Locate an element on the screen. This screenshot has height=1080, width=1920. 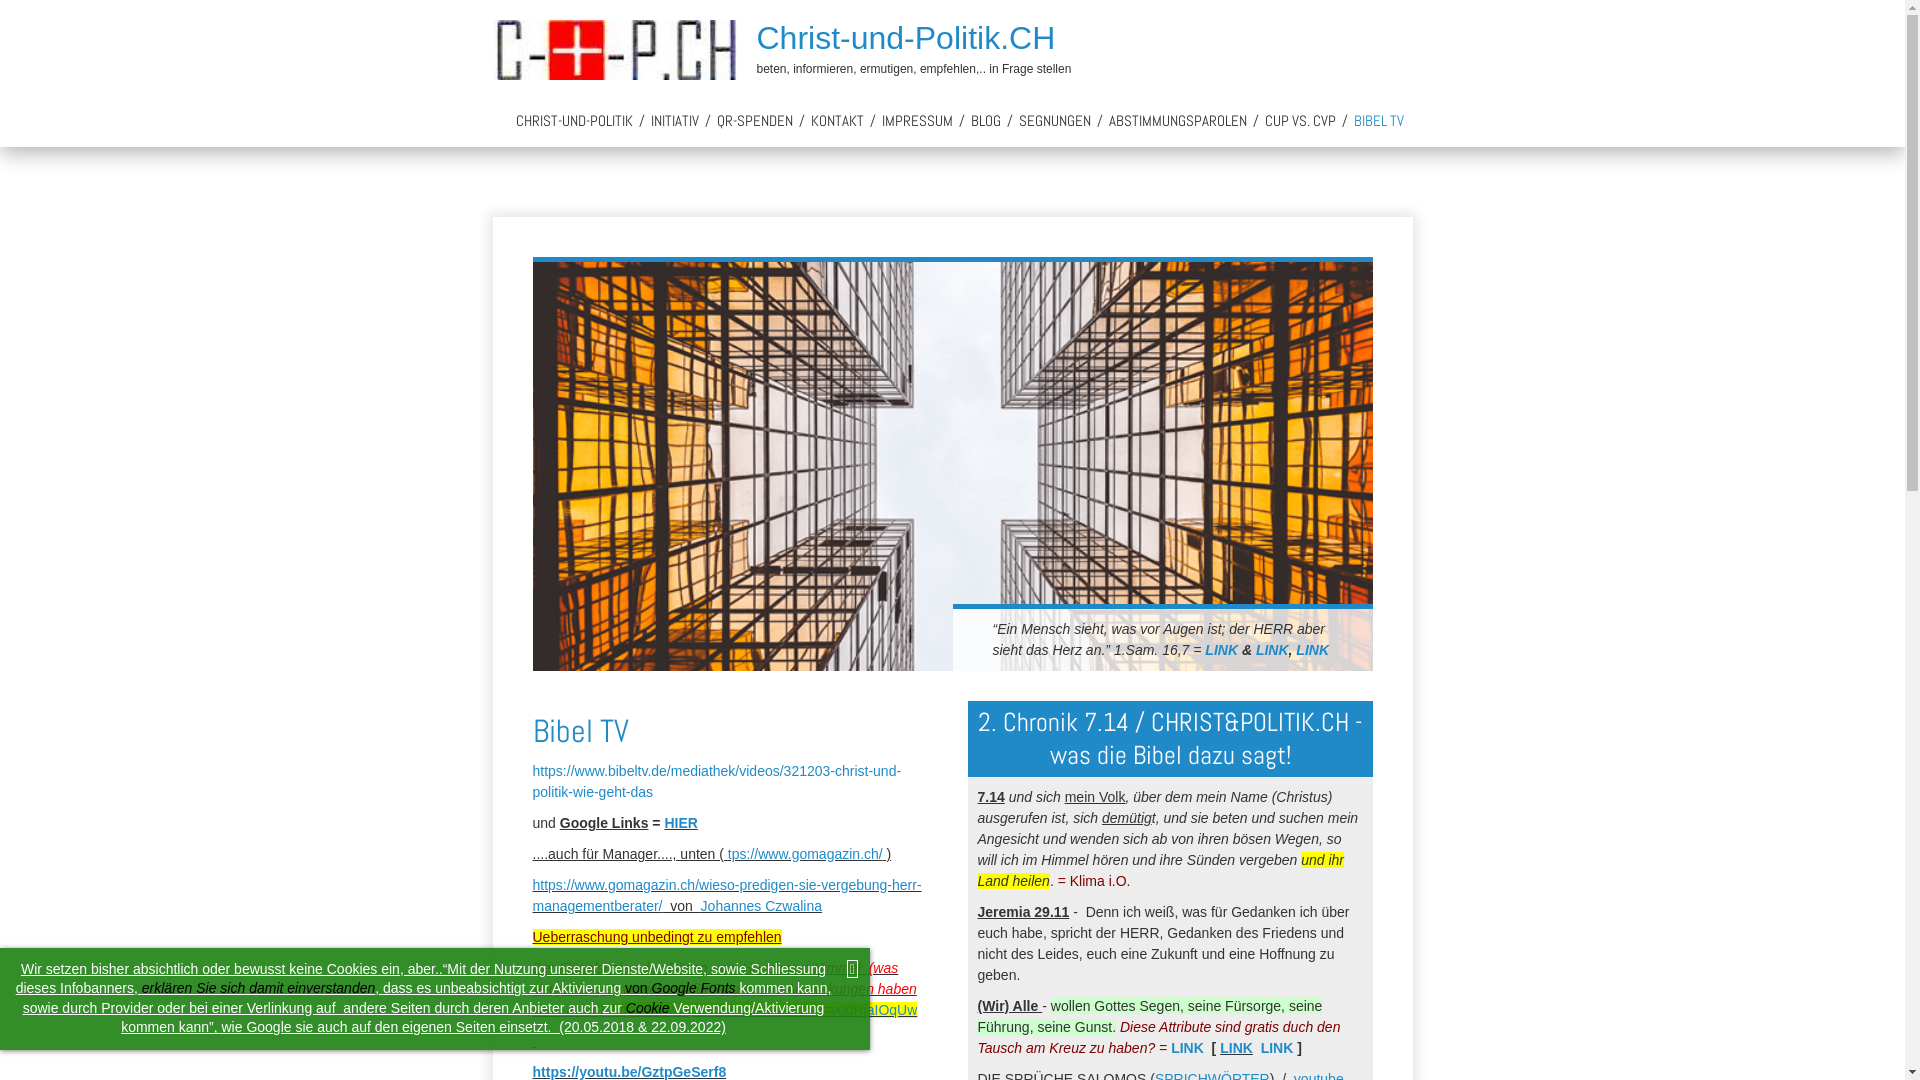
'BIBEL TV' is located at coordinates (1376, 120).